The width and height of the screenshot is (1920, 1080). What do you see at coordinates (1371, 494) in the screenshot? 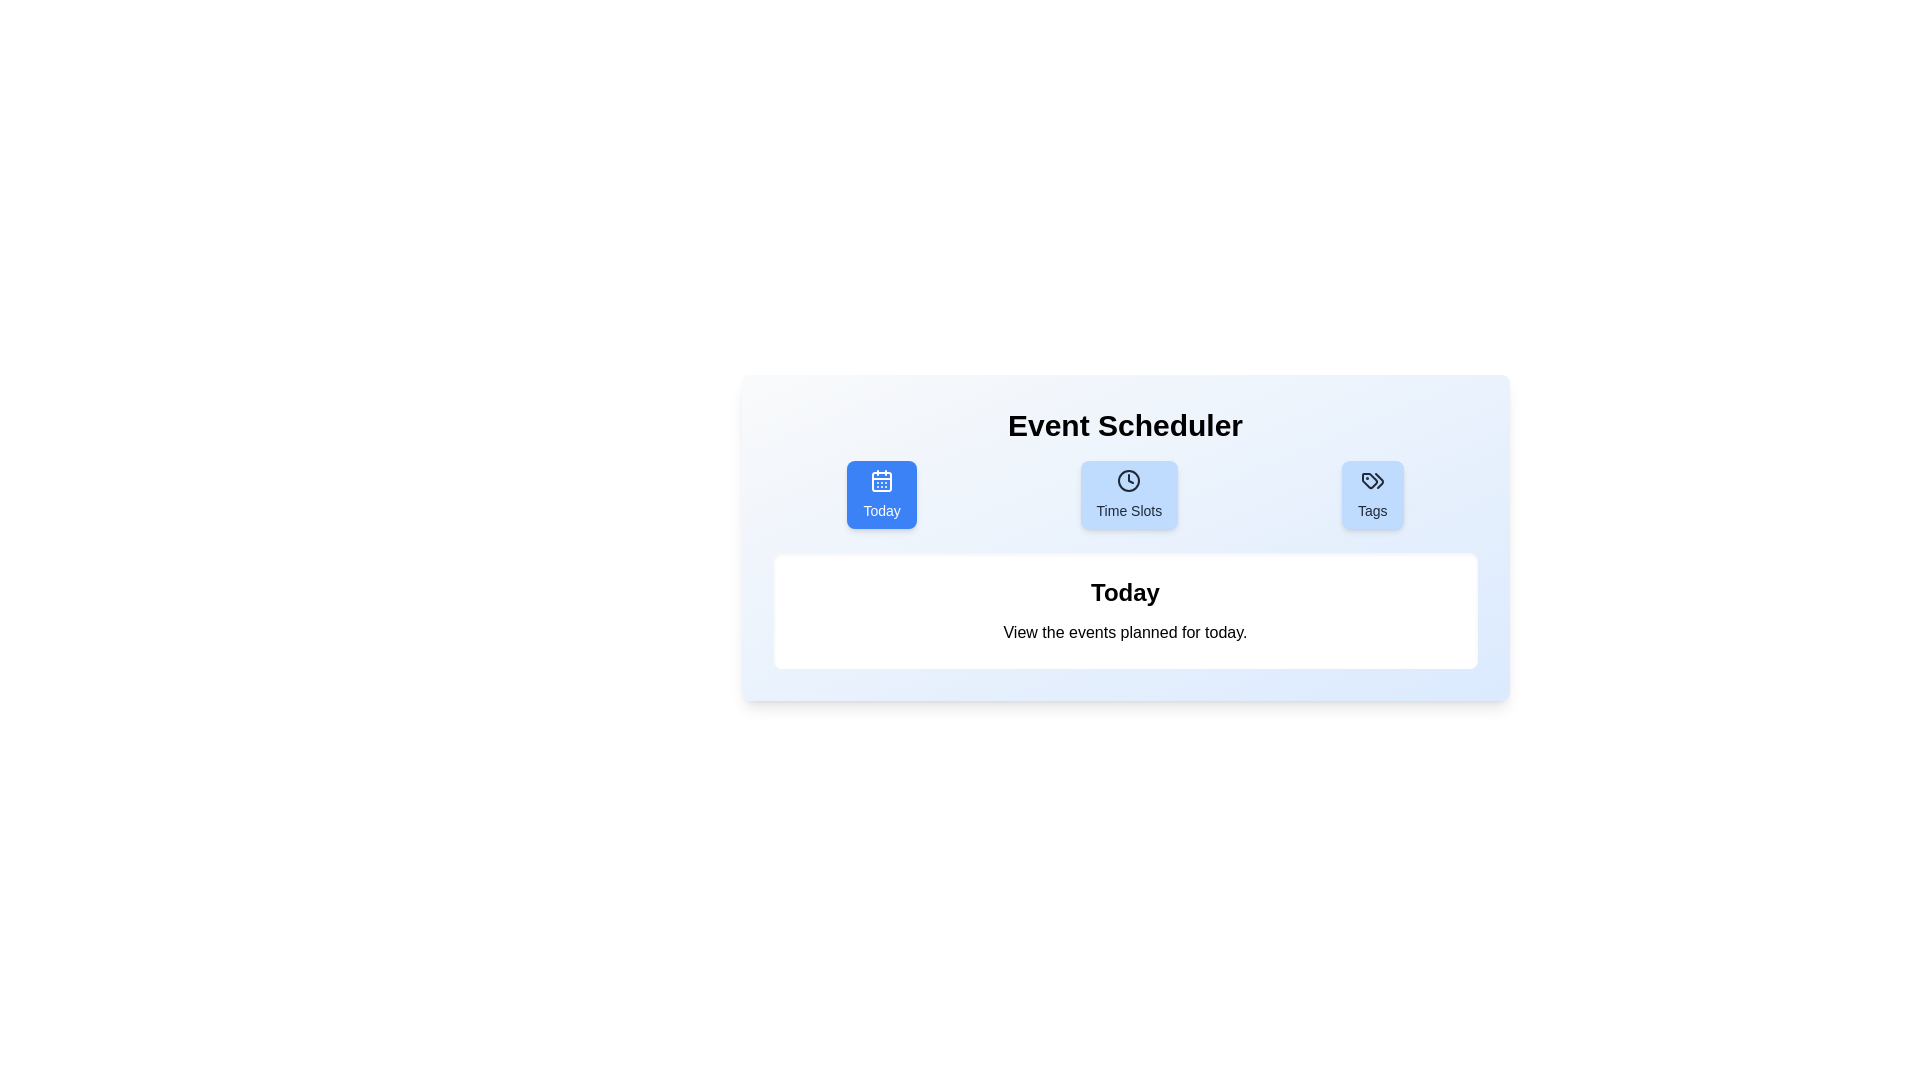
I see `the Tags tab` at bounding box center [1371, 494].